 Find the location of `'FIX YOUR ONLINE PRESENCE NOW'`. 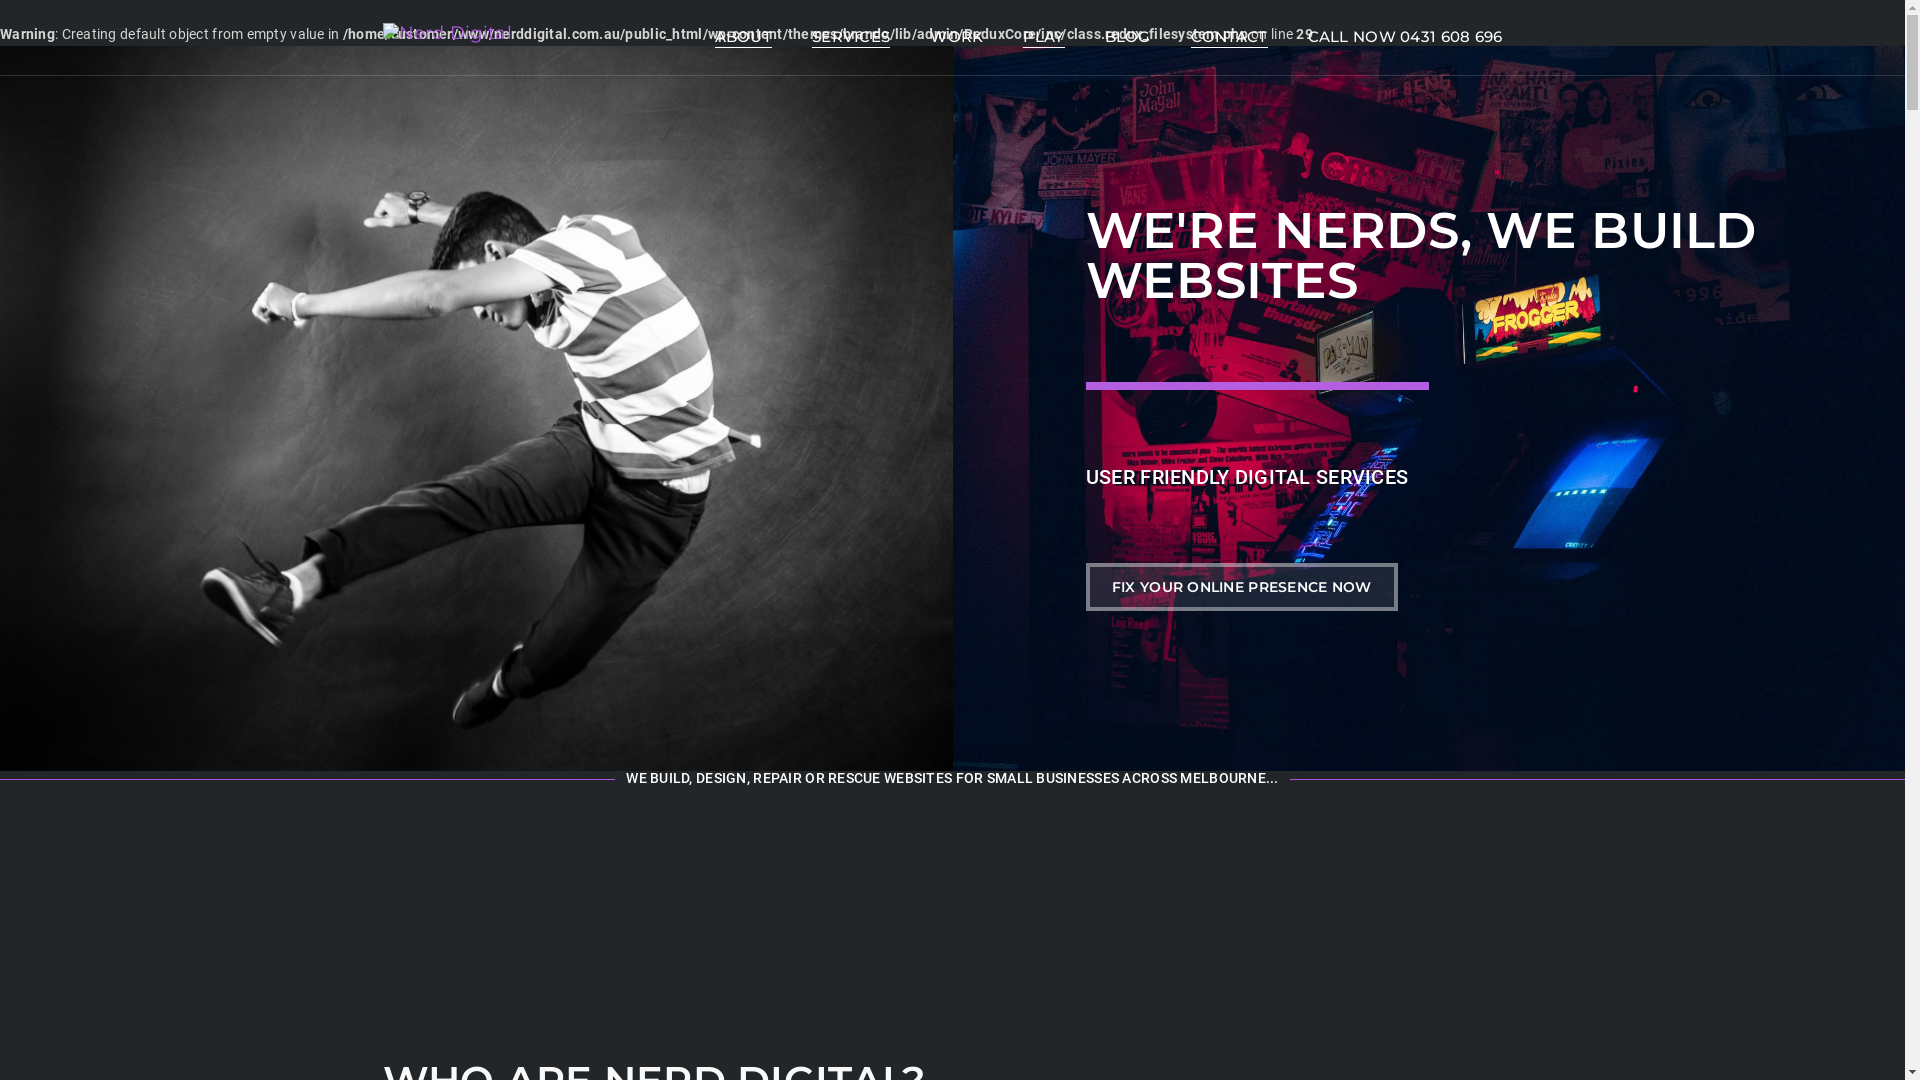

'FIX YOUR ONLINE PRESENCE NOW' is located at coordinates (1241, 585).